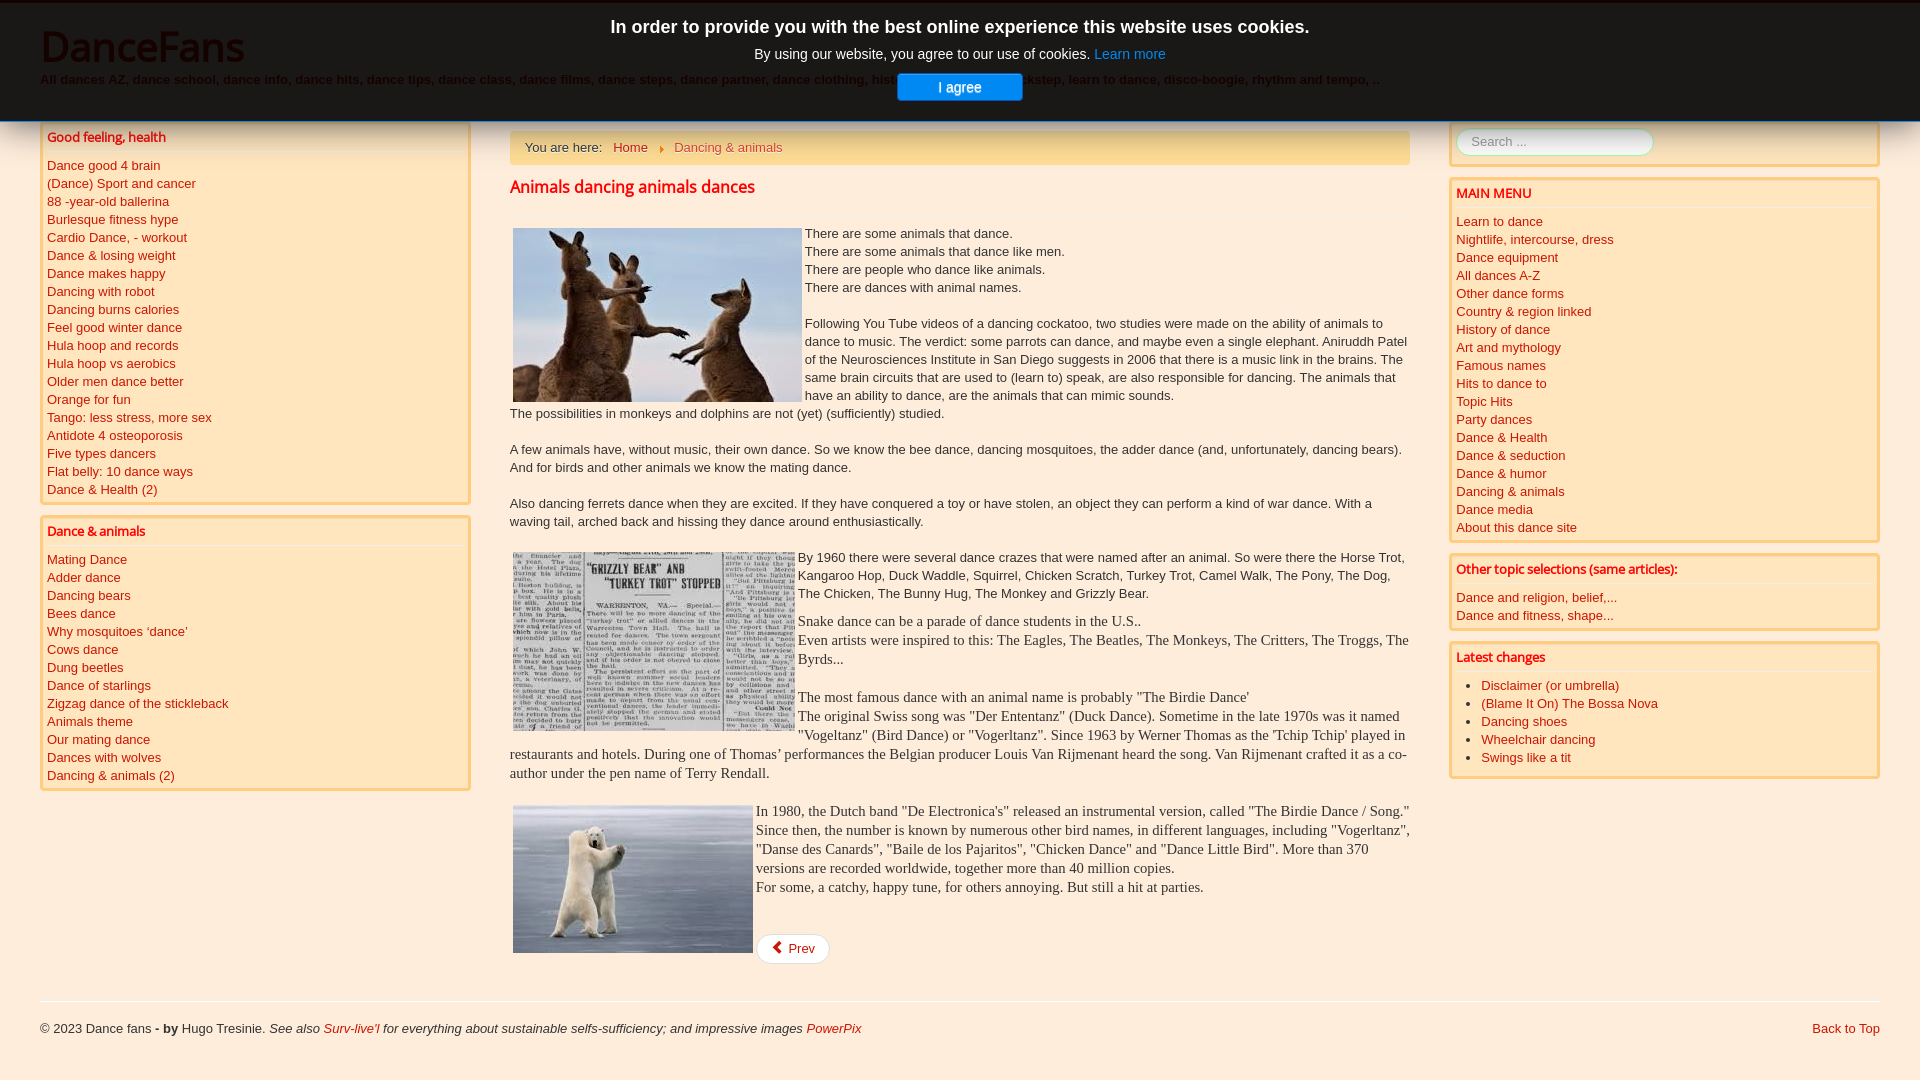 The height and width of the screenshot is (1080, 1920). What do you see at coordinates (47, 292) in the screenshot?
I see `'Dancing with robot'` at bounding box center [47, 292].